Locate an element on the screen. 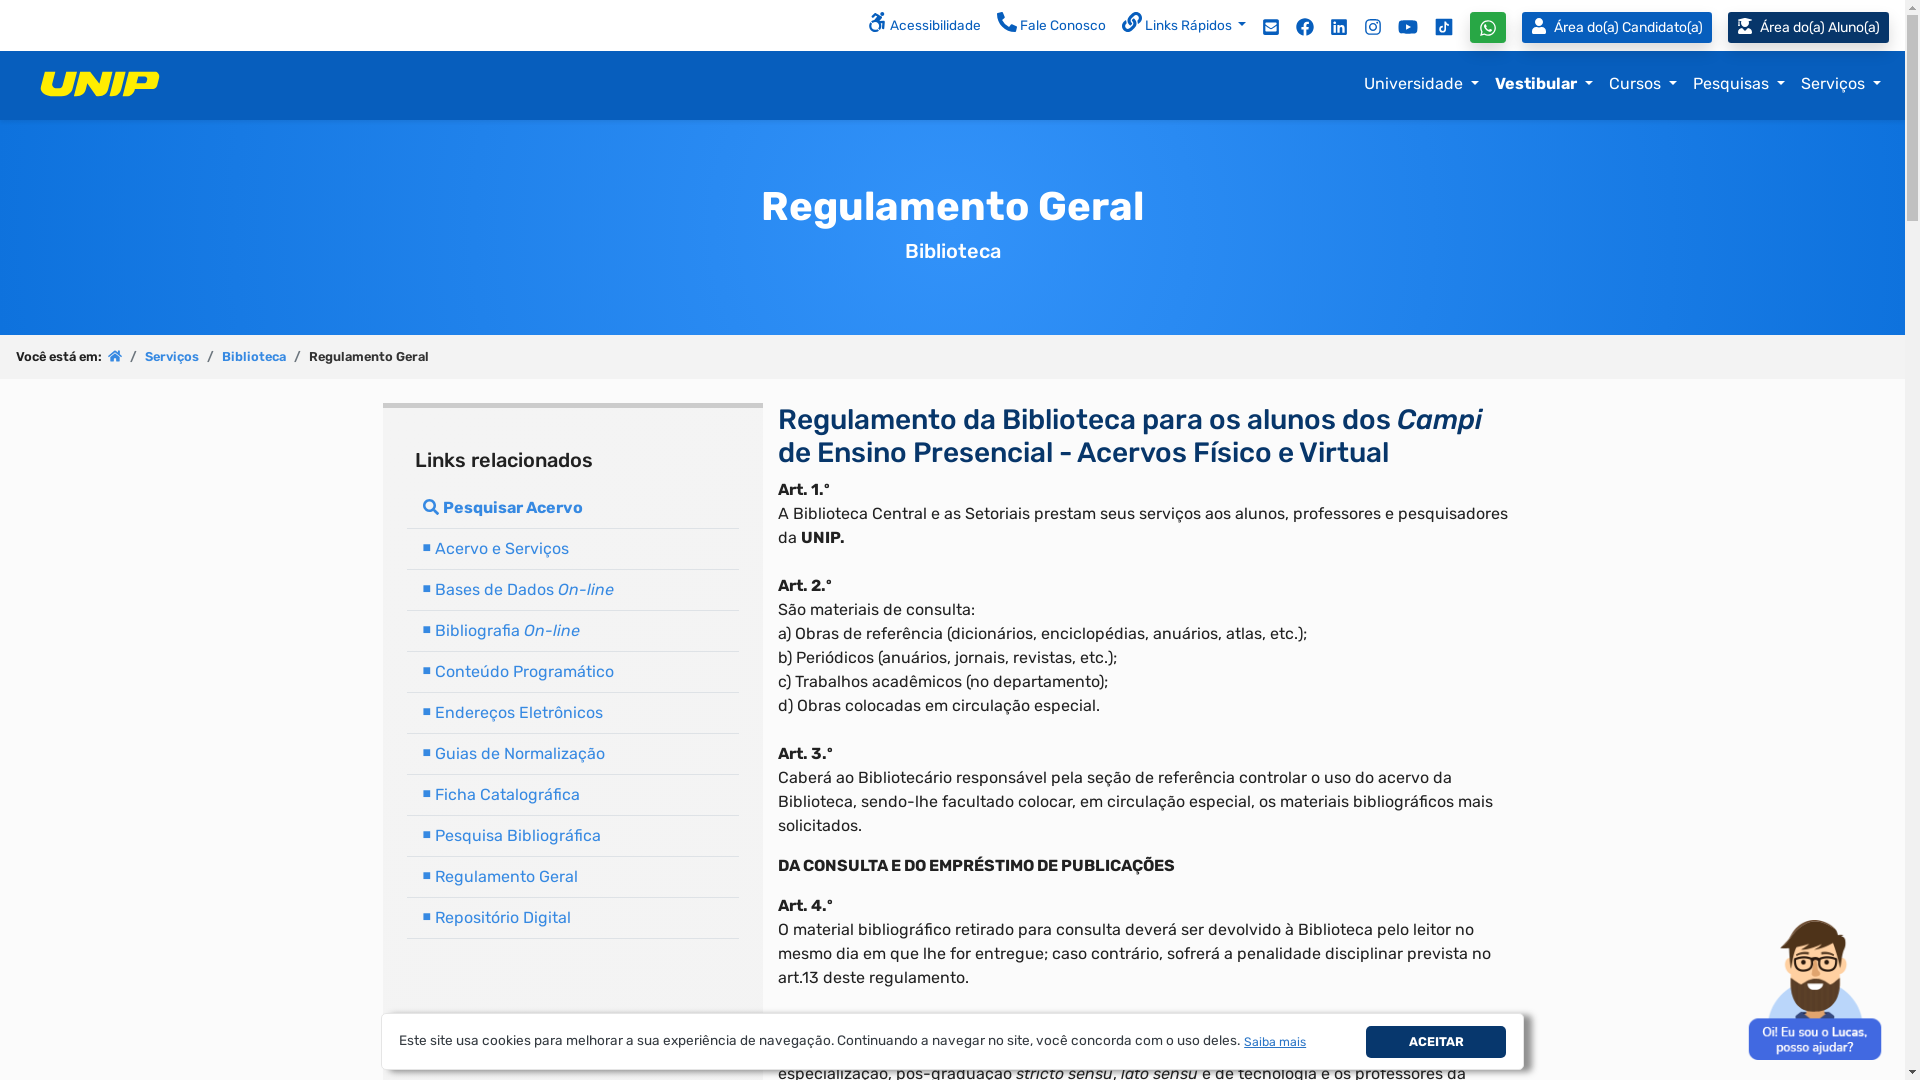 This screenshot has width=1920, height=1080. 'Vestibular' is located at coordinates (1543, 83).